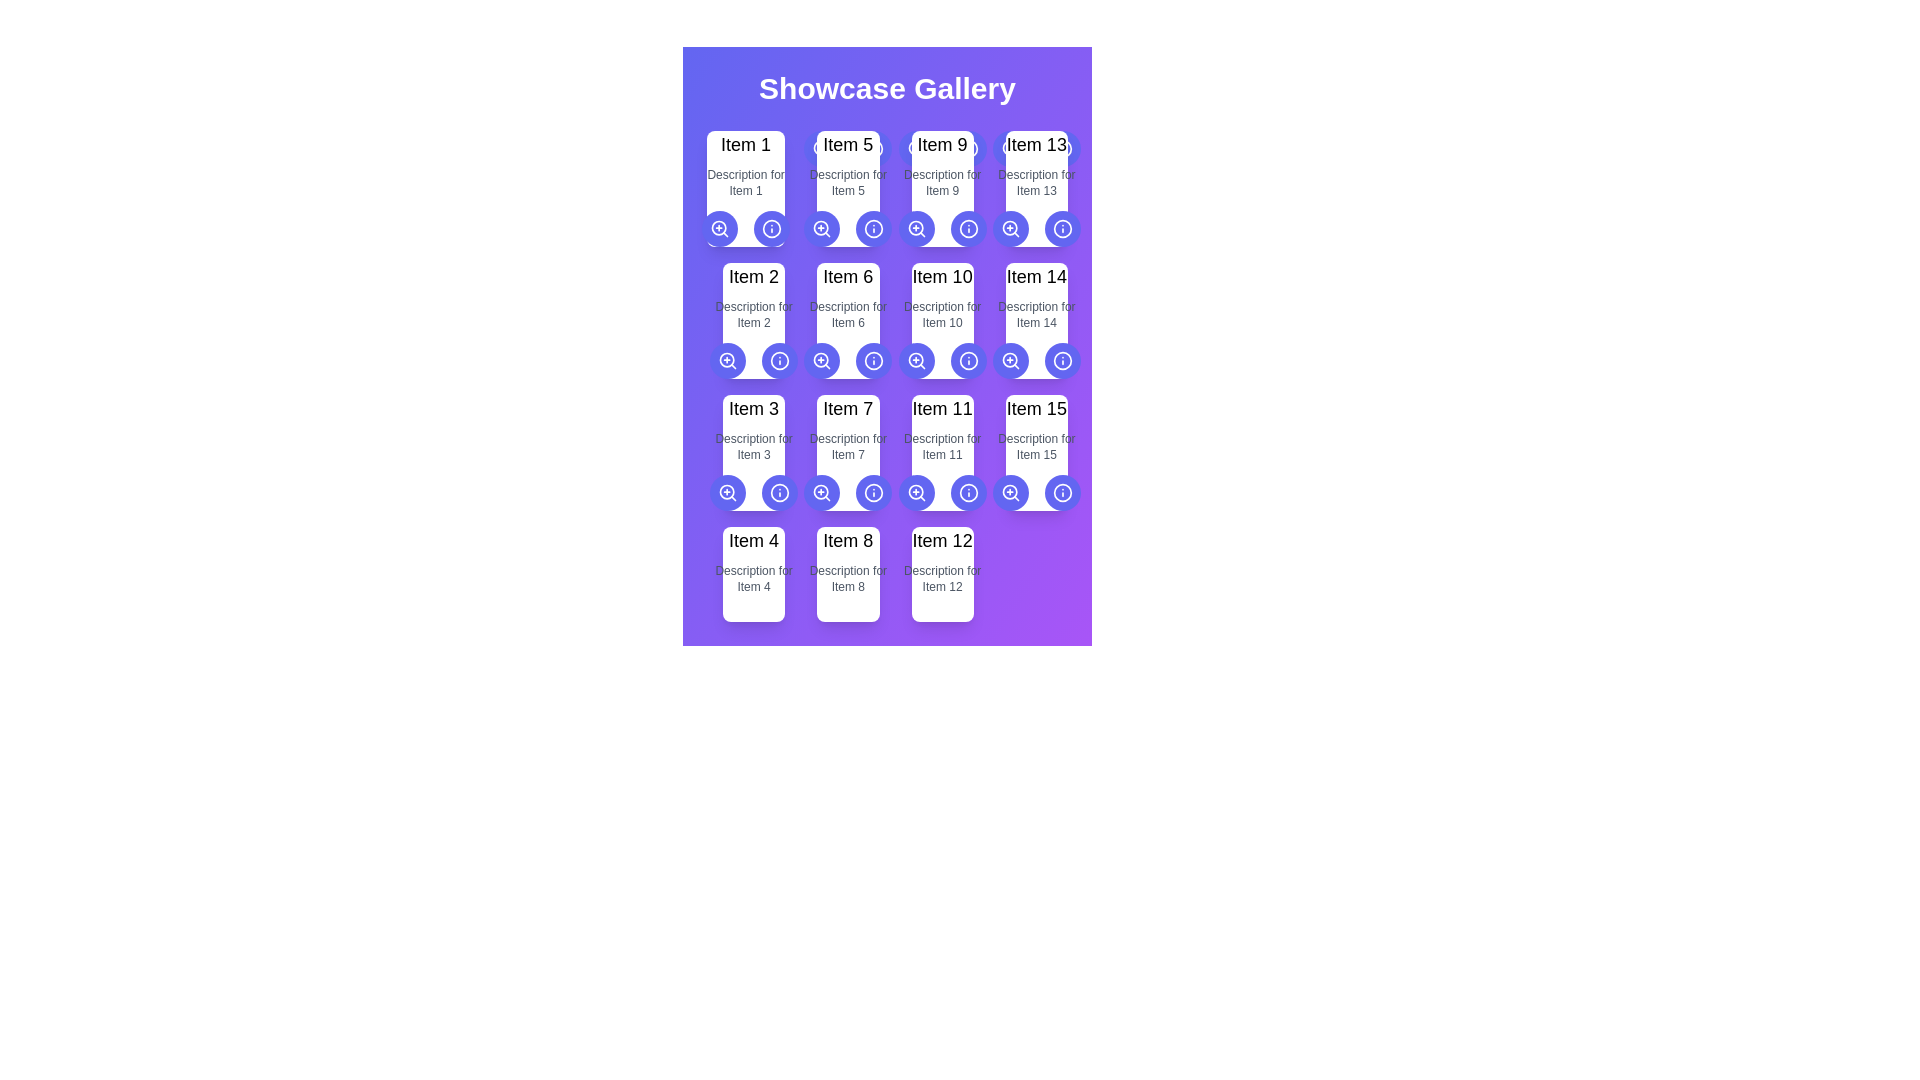  What do you see at coordinates (753, 574) in the screenshot?
I see `the Informational card displaying 'Item 4' with a light-colored background, located in the fourth row and first column of the 'Showcase Gallery', which contains a title in bold and a description in gray` at bounding box center [753, 574].